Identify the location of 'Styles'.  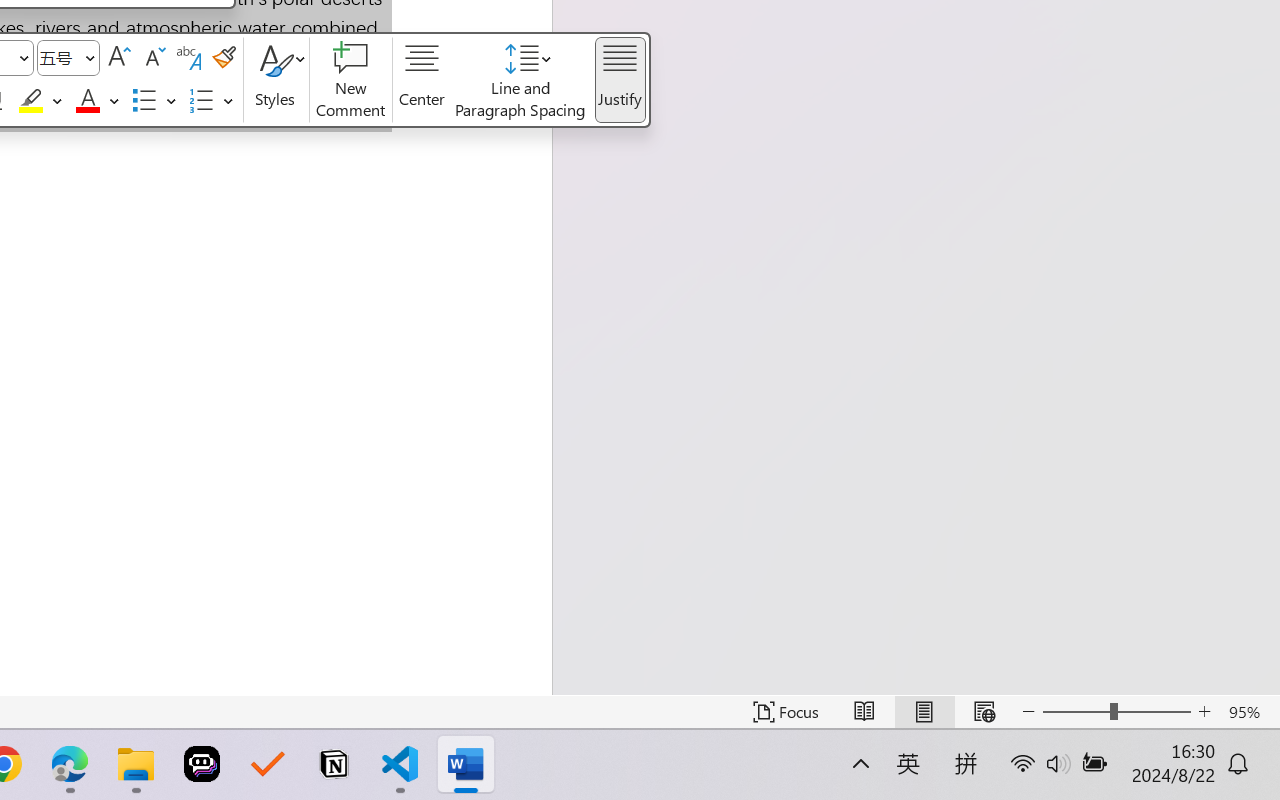
(275, 80).